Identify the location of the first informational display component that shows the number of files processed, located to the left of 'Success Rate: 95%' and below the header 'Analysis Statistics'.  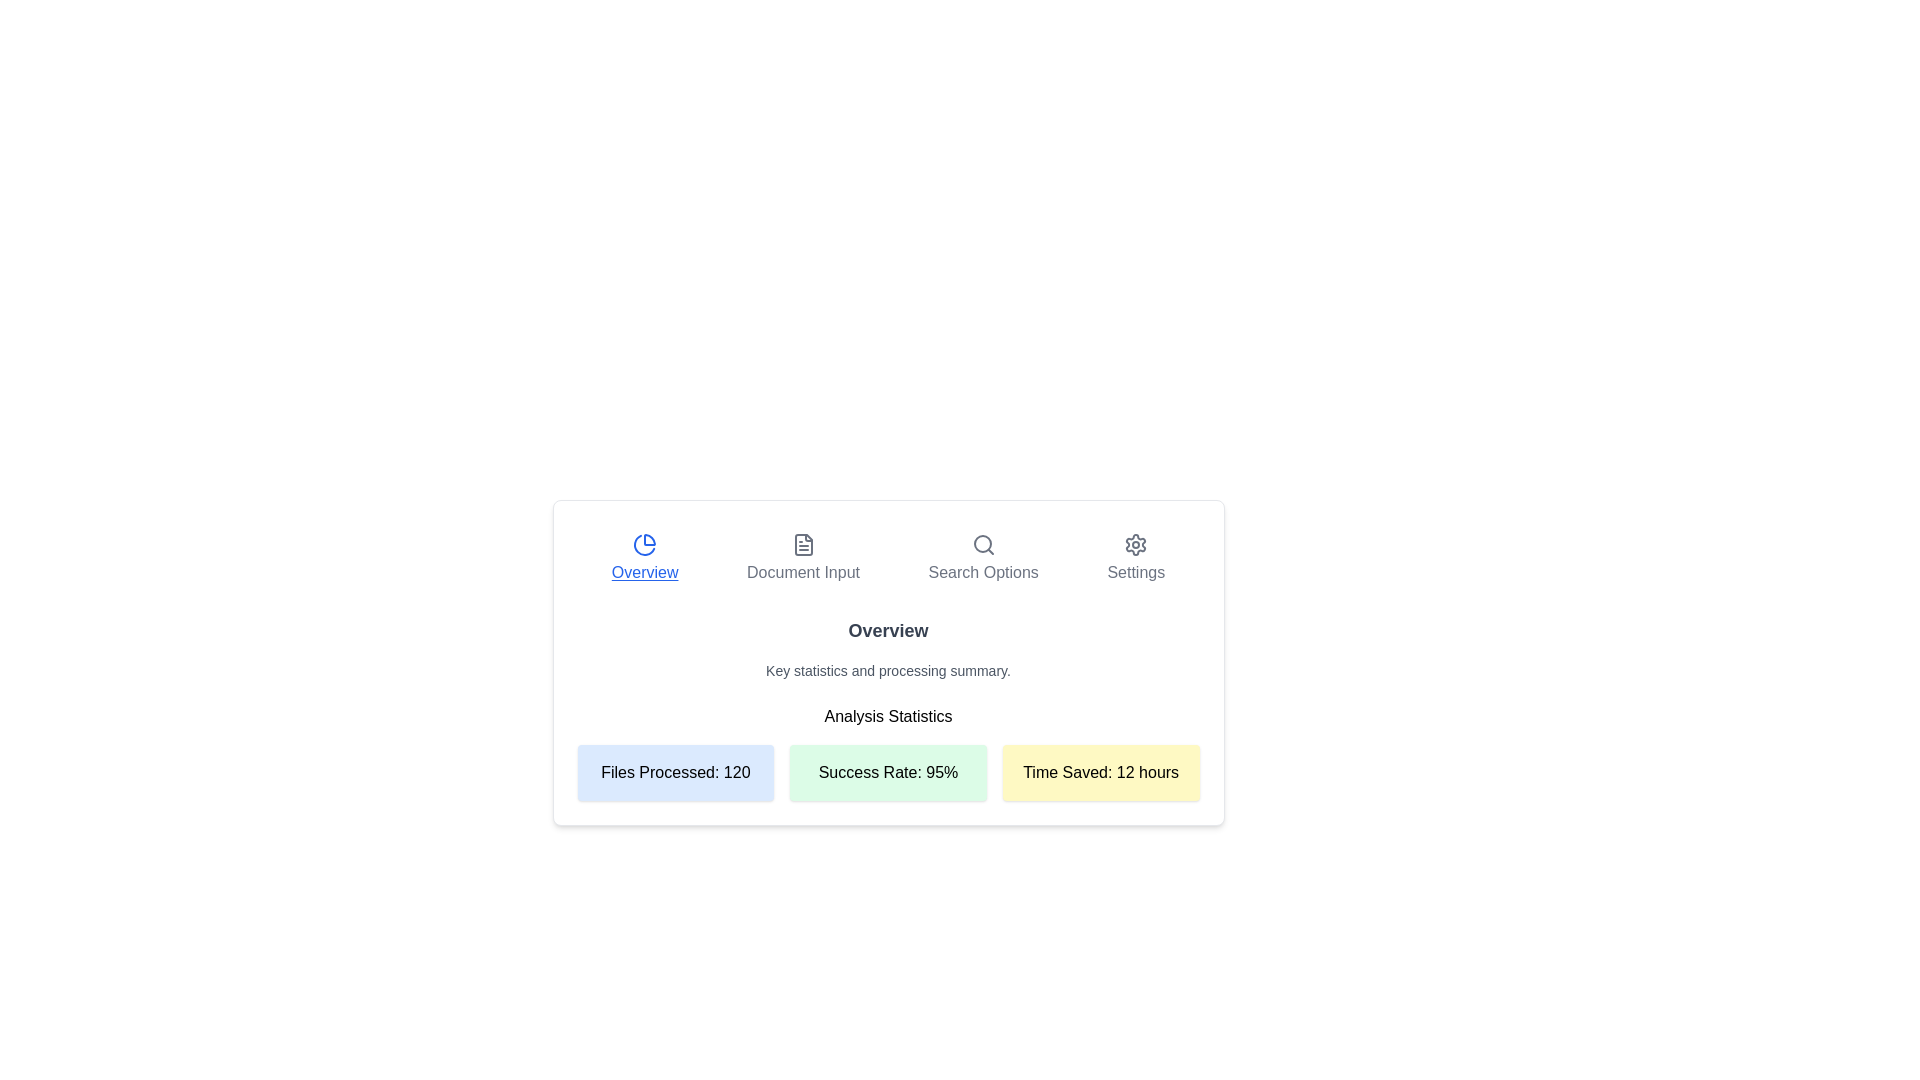
(675, 771).